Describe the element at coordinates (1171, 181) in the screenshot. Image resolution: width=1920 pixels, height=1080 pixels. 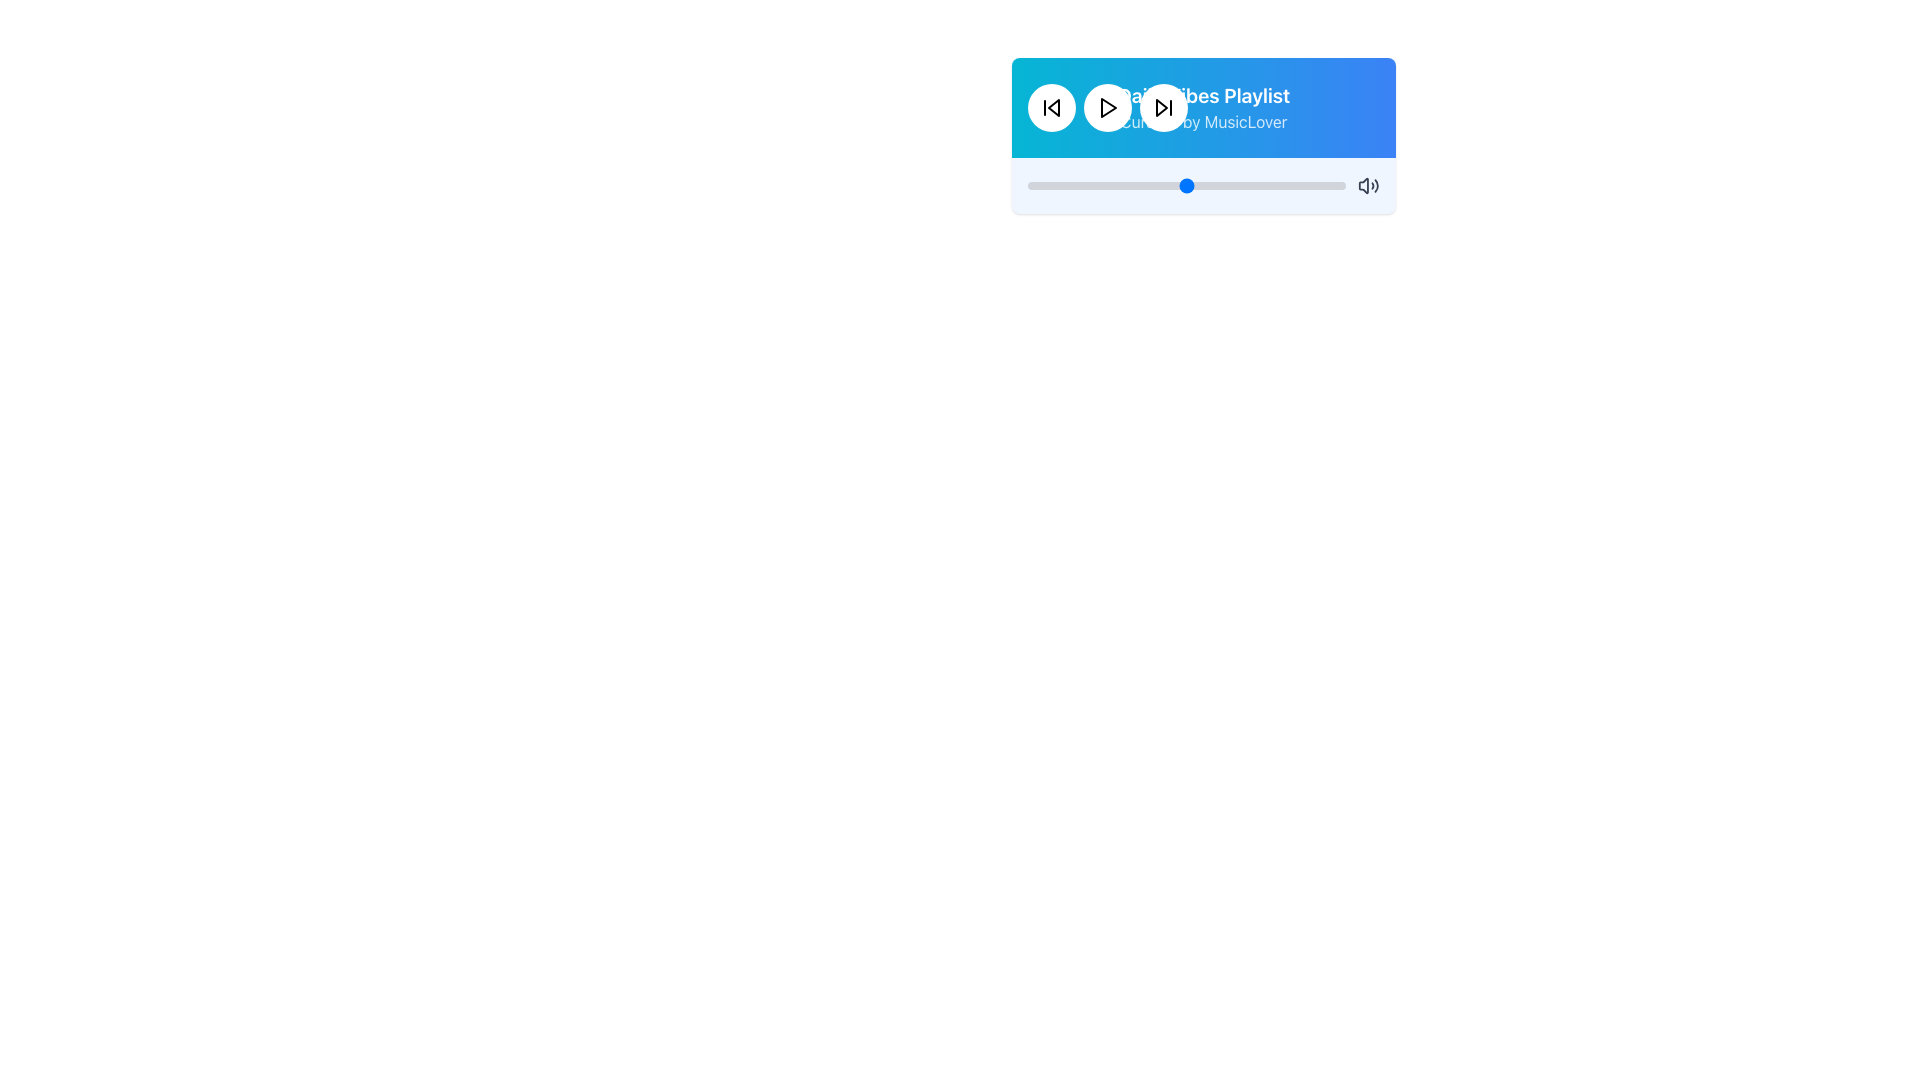
I see `the slider's value` at that location.